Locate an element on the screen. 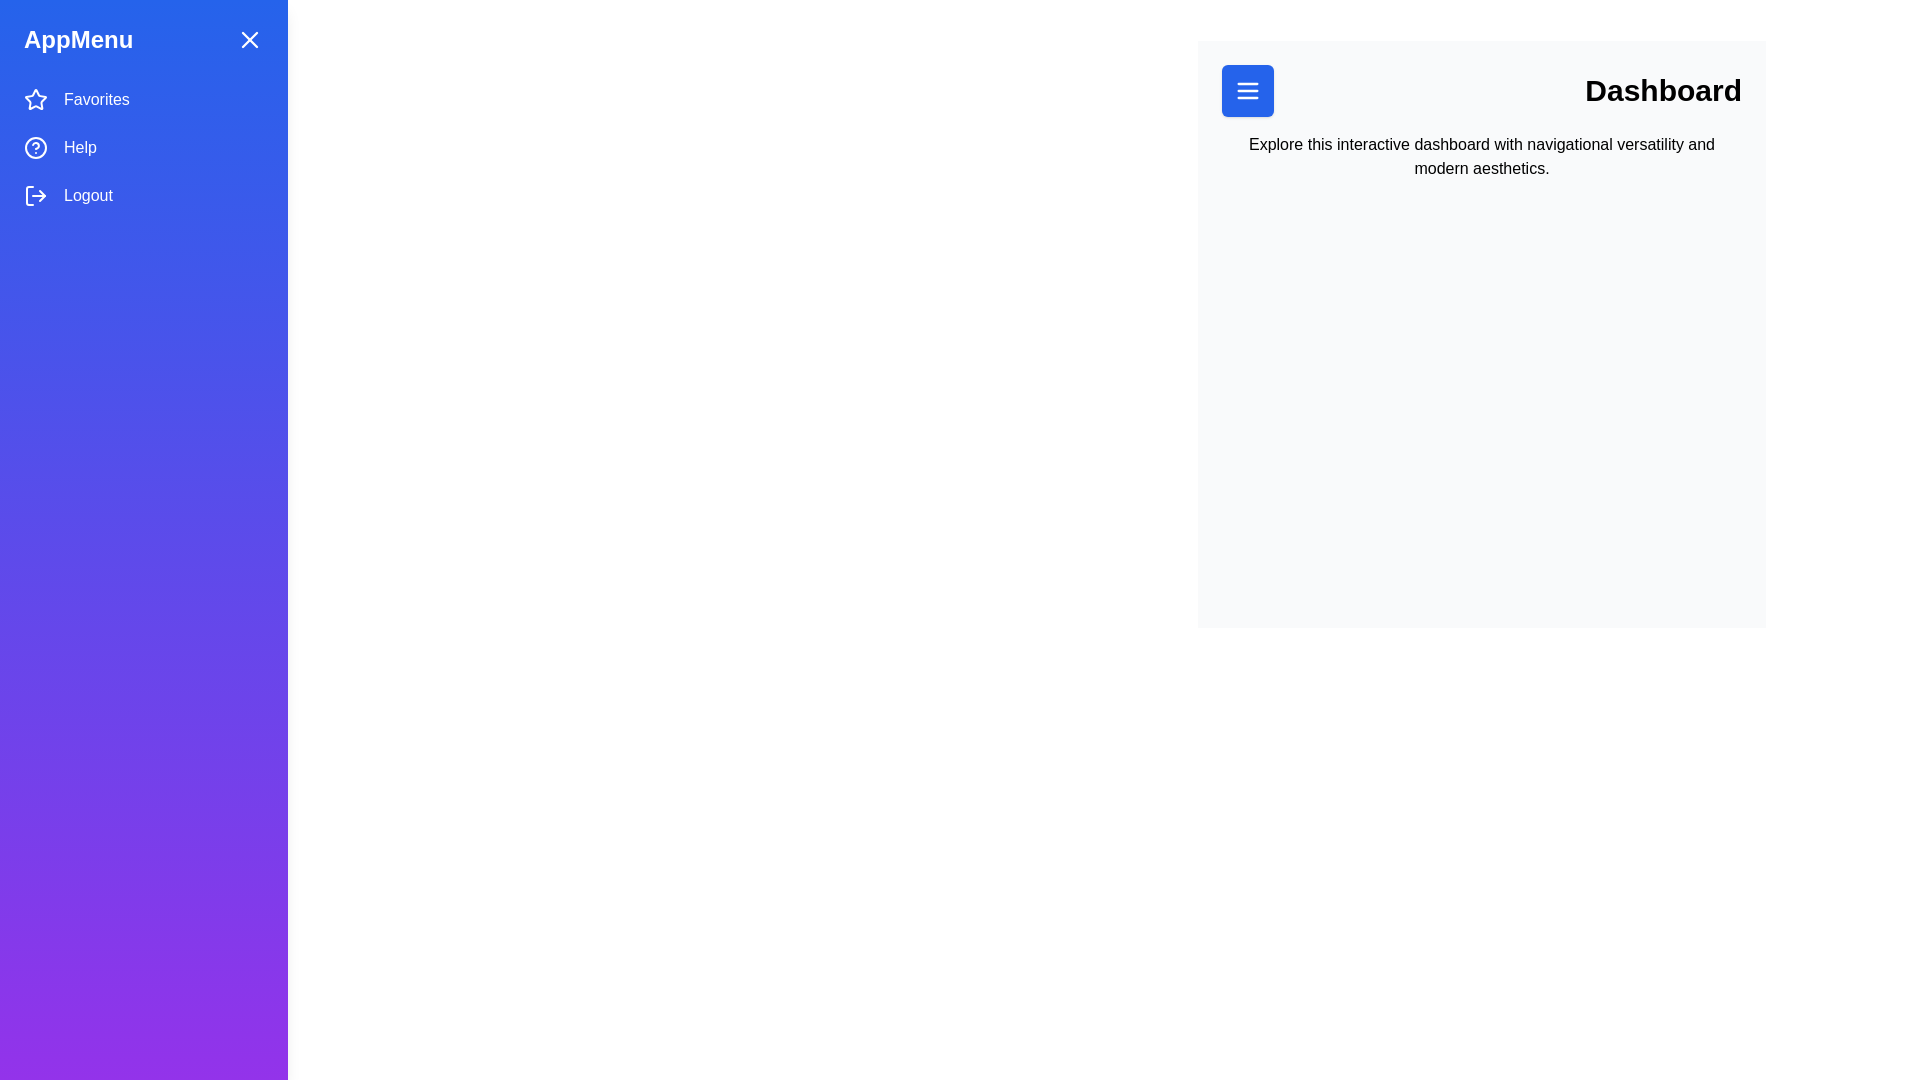  the 'Help' or 'Support' SVG Circle icon located in the application menu, positioned between the 'Favorites' and 'Logout' icons is located at coordinates (35, 146).